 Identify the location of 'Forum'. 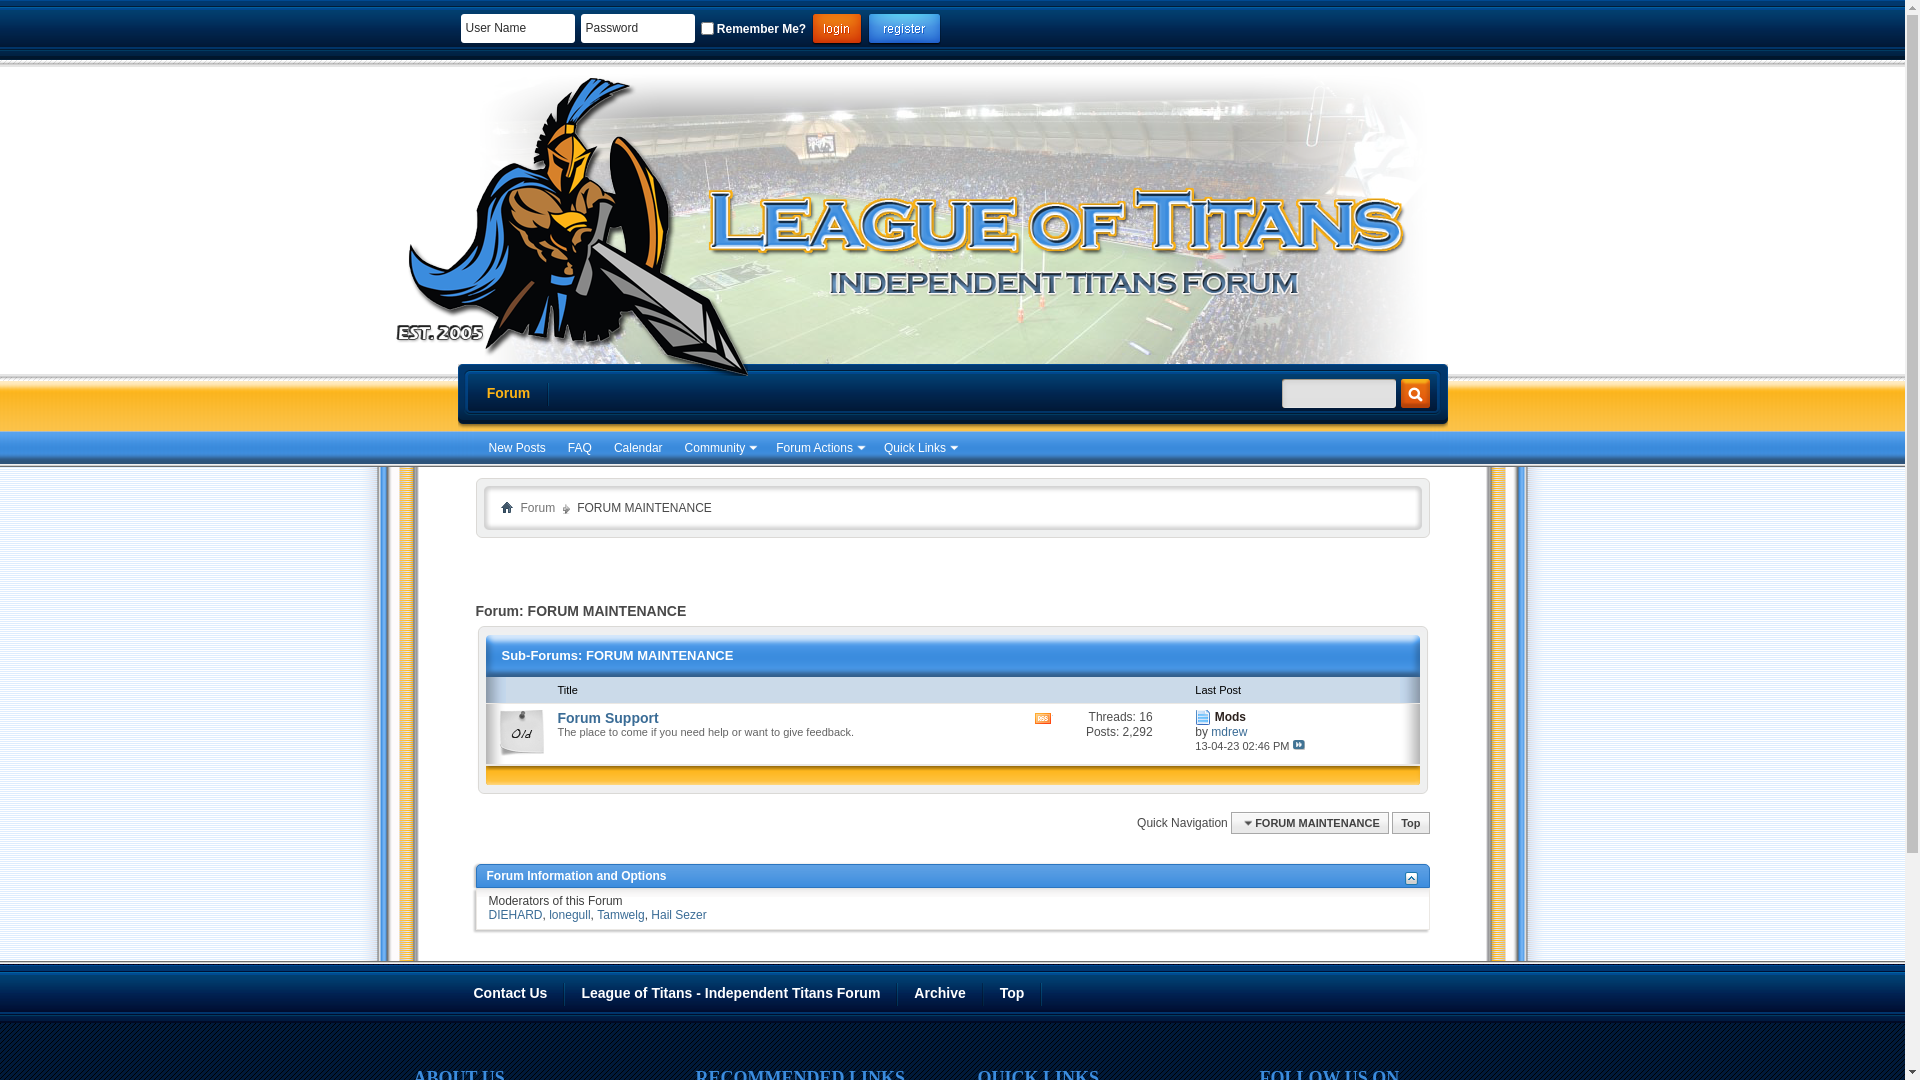
(508, 393).